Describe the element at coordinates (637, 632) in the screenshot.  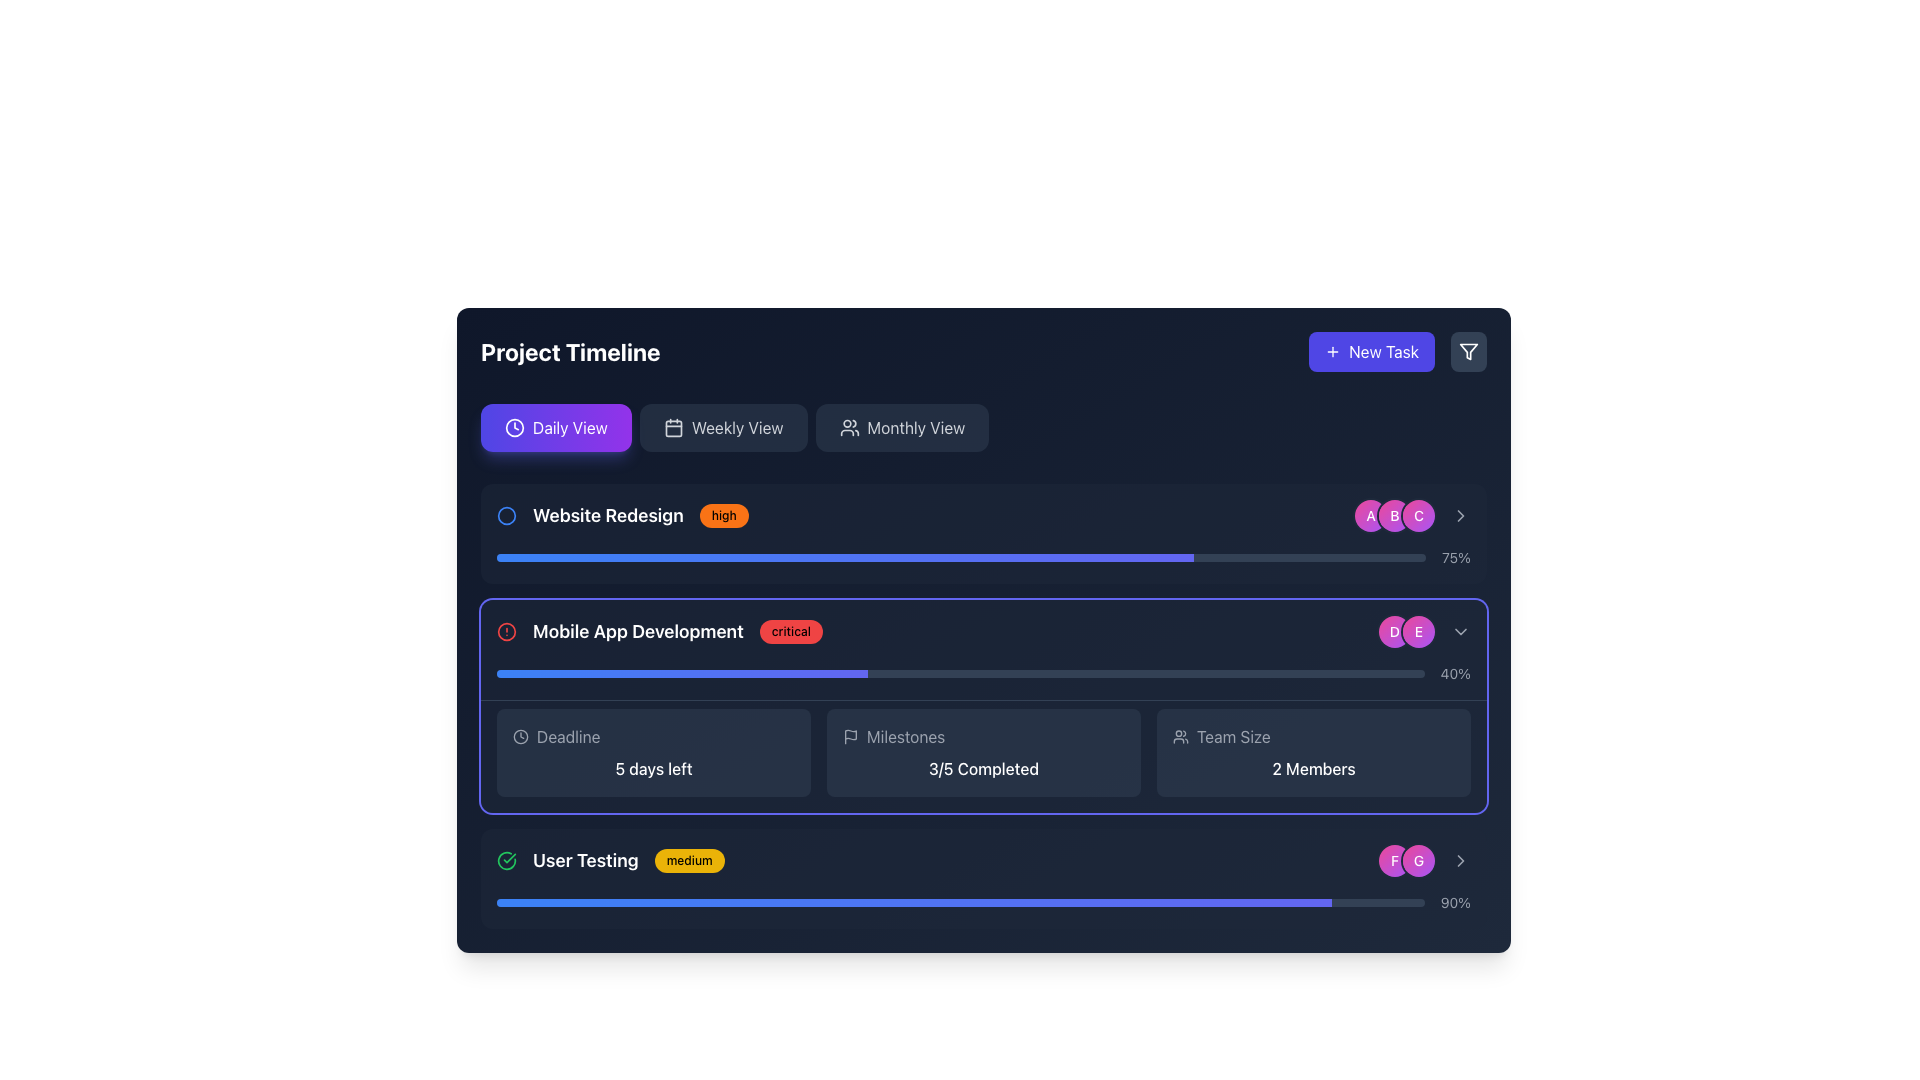
I see `the Text Label displaying 'Mobile App Development', which is centrally positioned between a red alert icon and a 'critical' badge, emphasizing its importance with a bold white font against a dark background` at that location.